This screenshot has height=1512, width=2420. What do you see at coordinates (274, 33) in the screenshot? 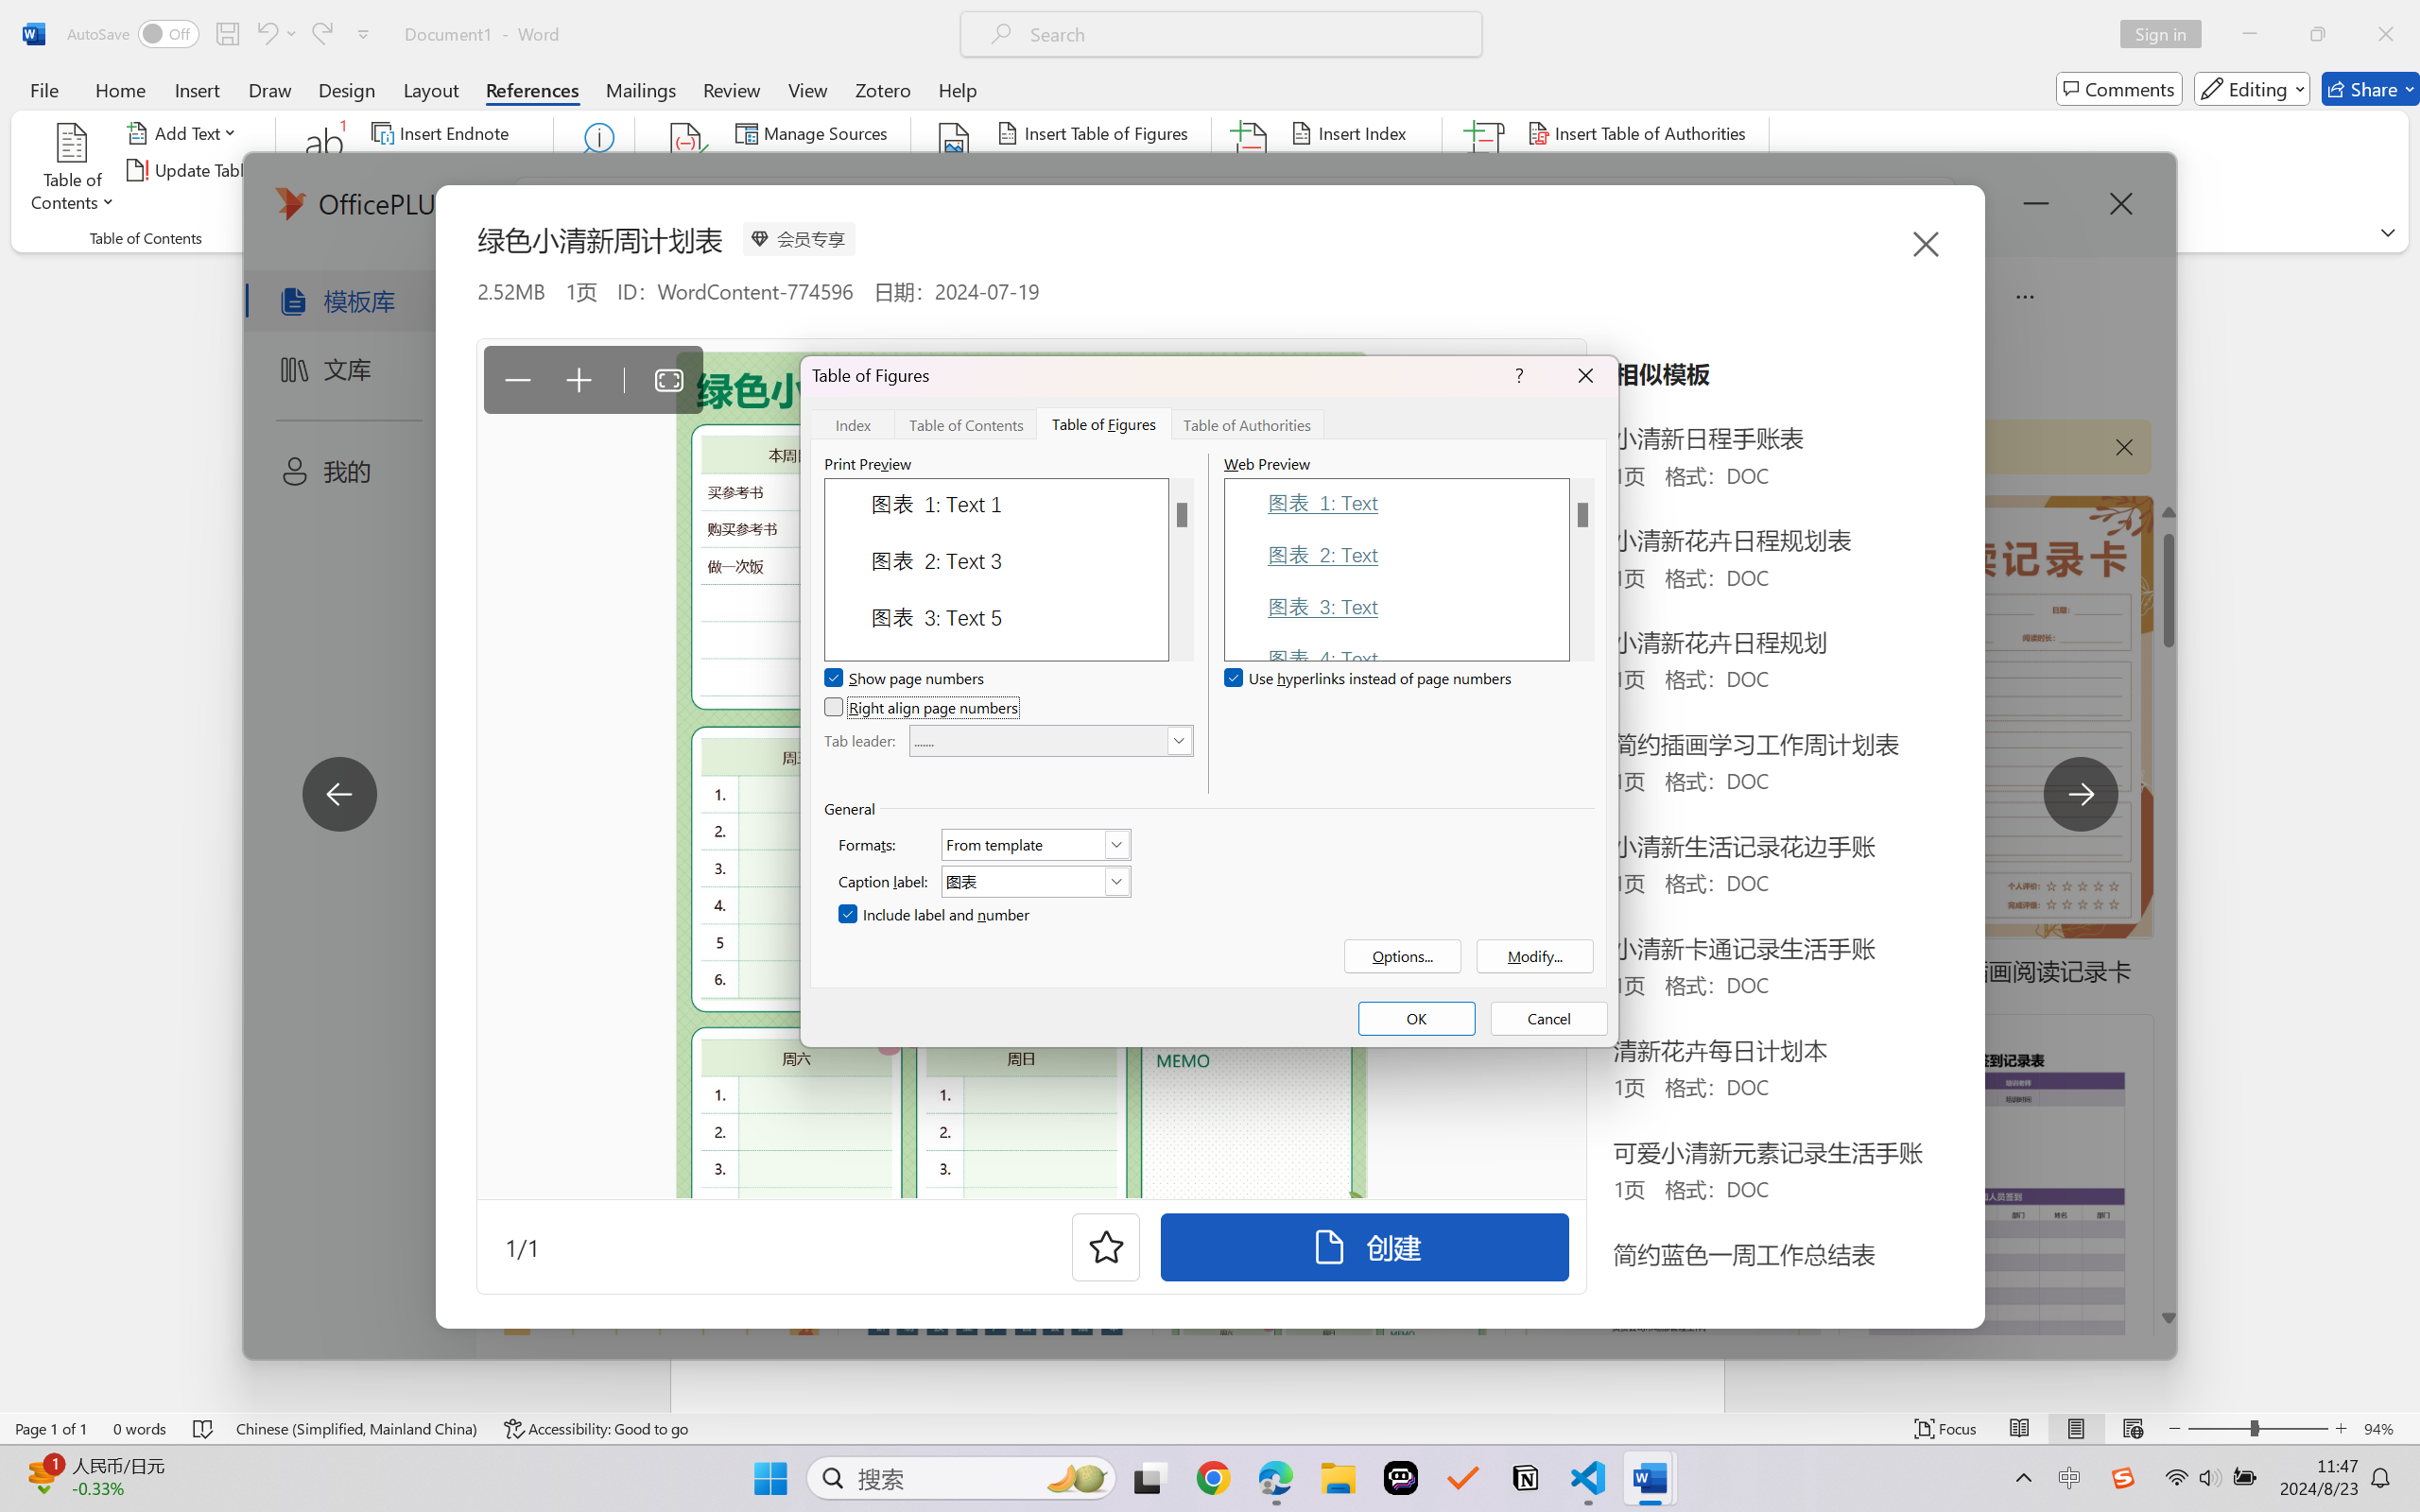
I see `'Undo Apply Quick Style Set'` at bounding box center [274, 33].